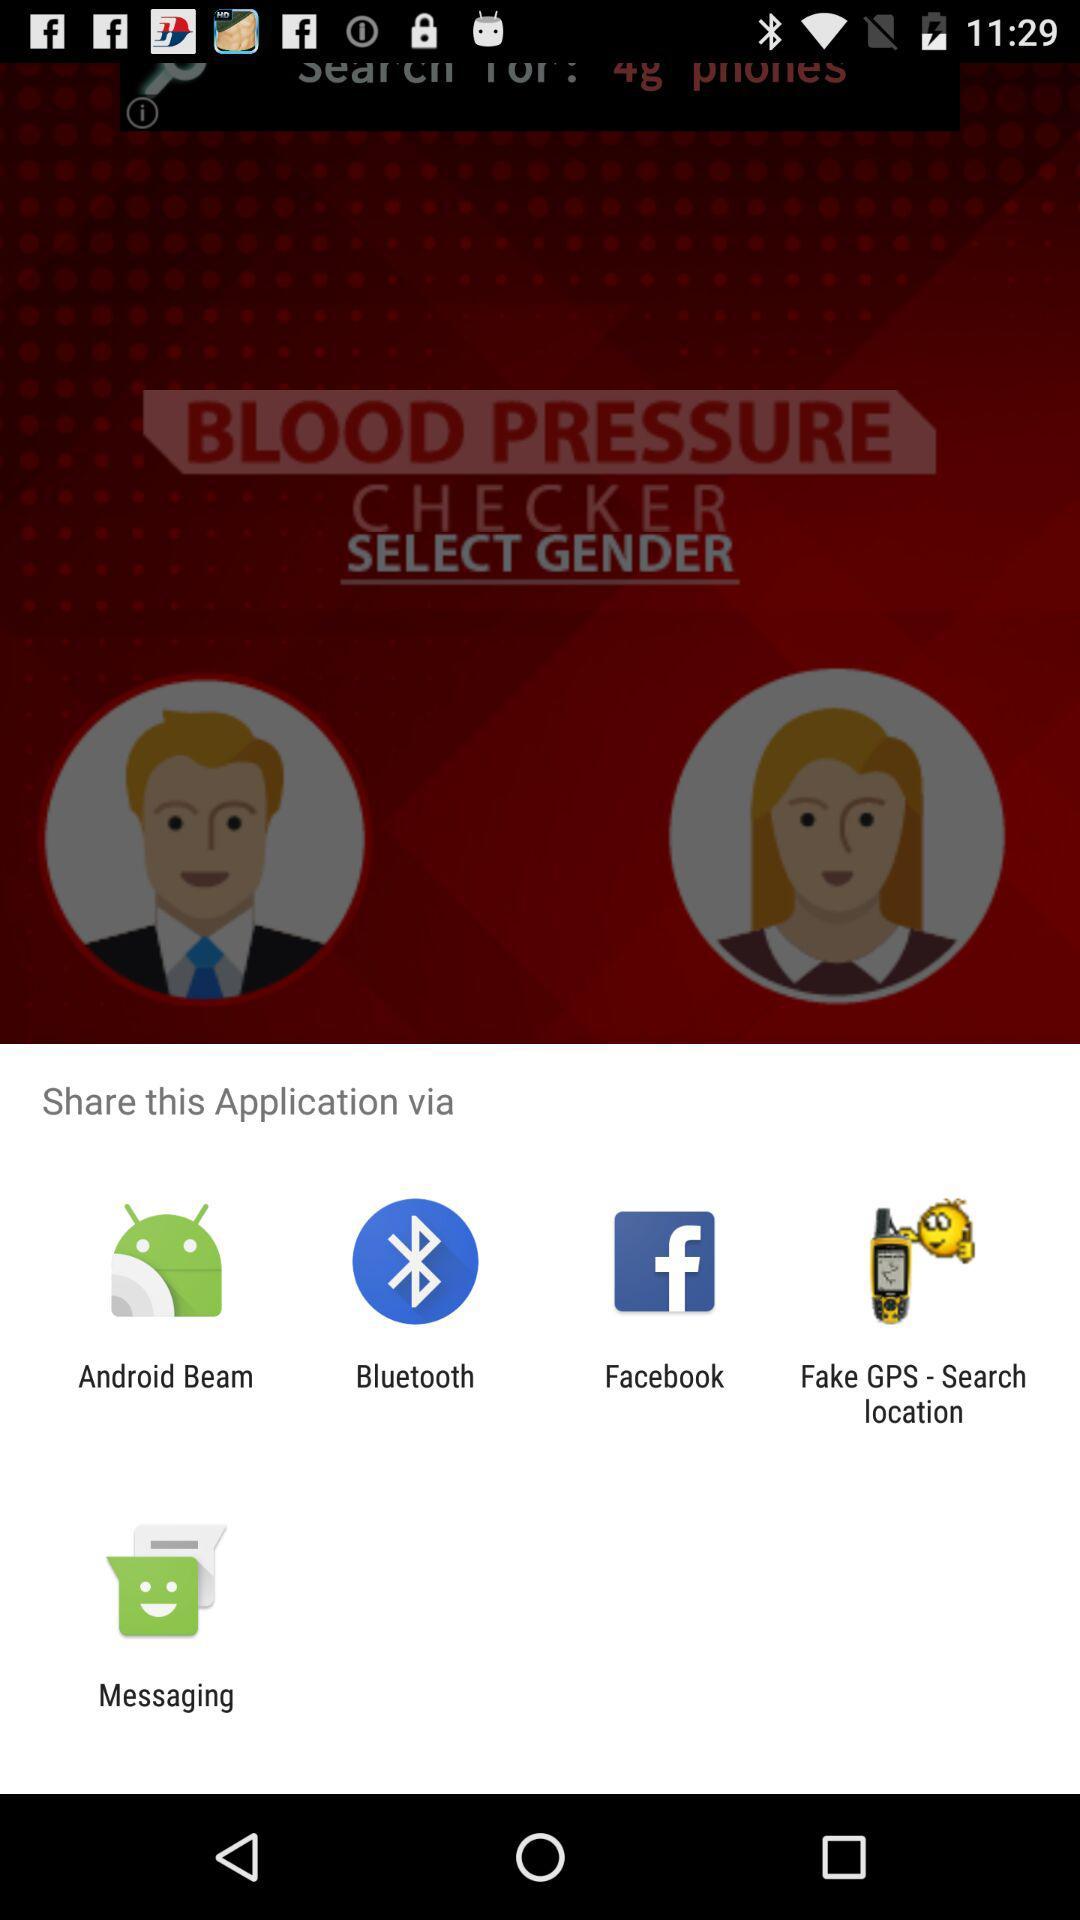 This screenshot has width=1080, height=1920. Describe the element at coordinates (664, 1392) in the screenshot. I see `the app next to the bluetooth` at that location.